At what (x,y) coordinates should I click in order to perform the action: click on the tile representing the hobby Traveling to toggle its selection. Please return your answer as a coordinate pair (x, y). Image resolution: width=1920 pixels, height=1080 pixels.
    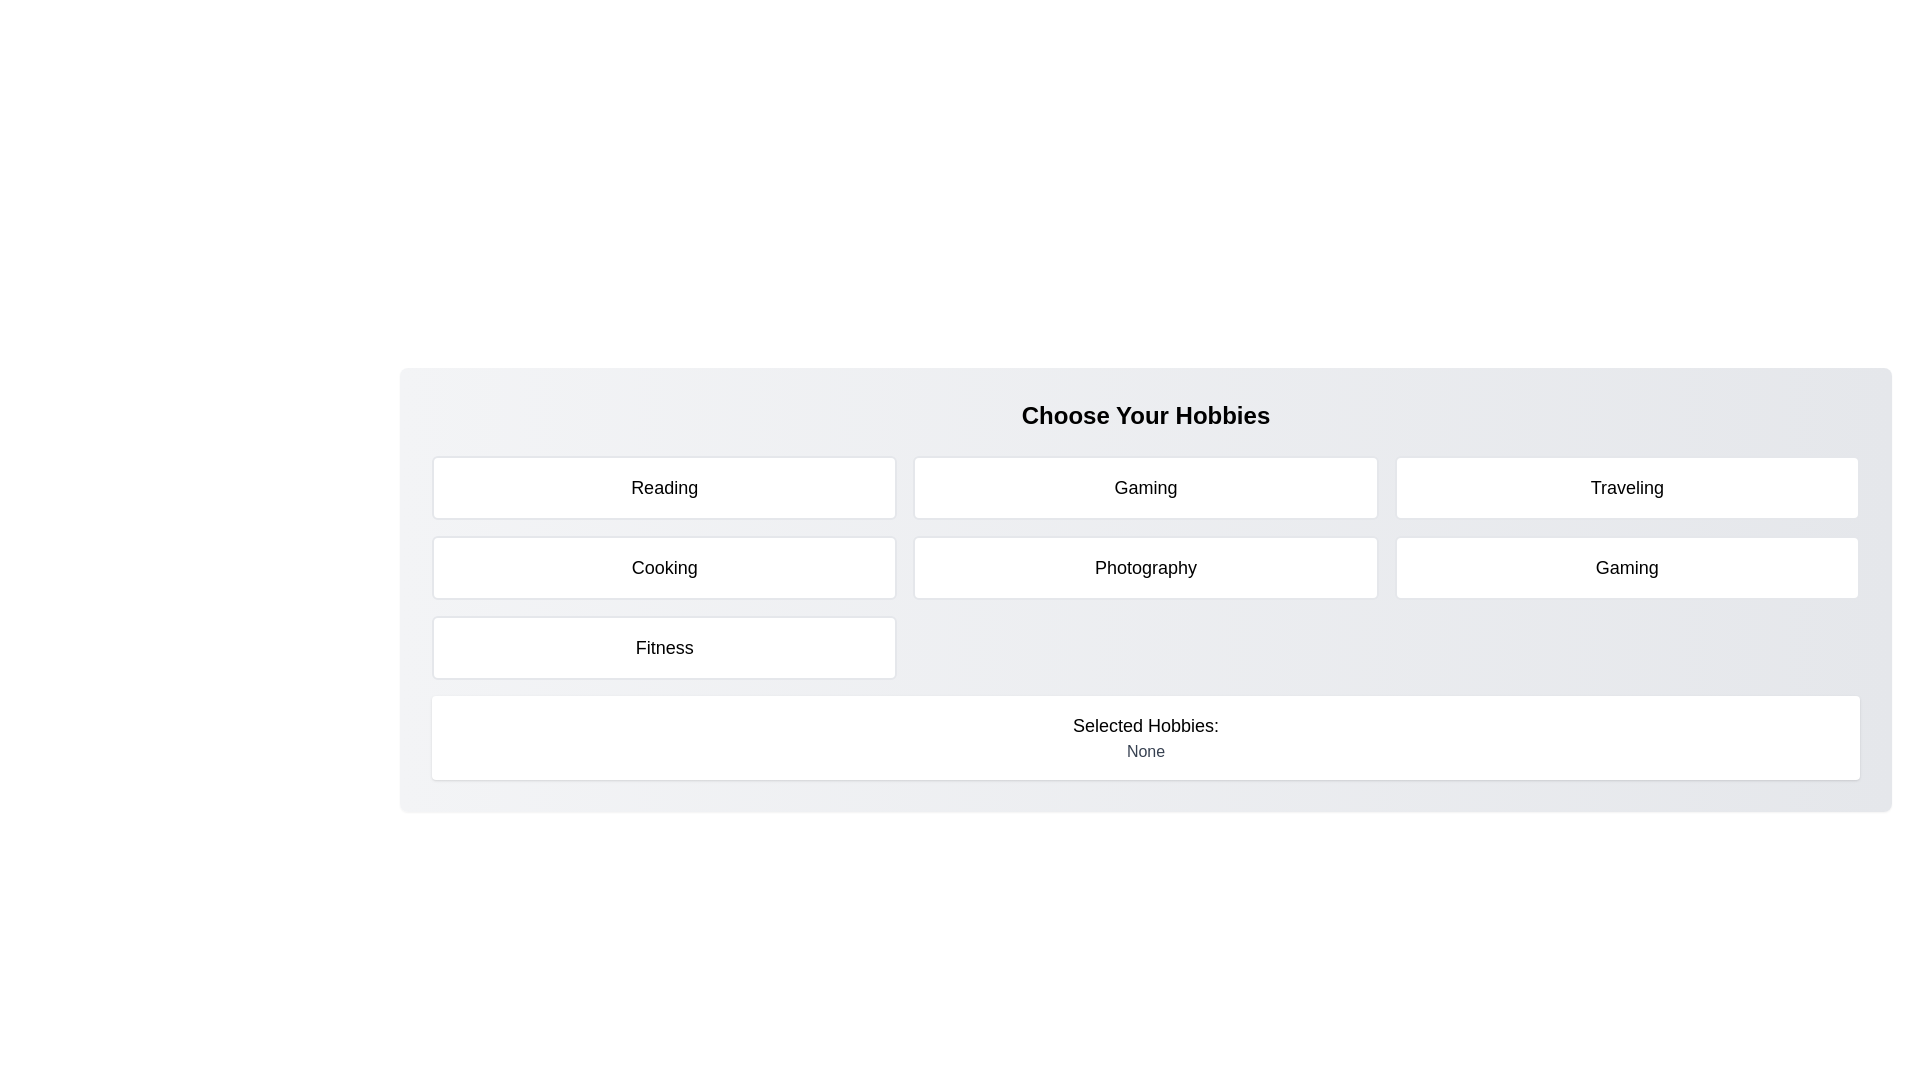
    Looking at the image, I should click on (1627, 488).